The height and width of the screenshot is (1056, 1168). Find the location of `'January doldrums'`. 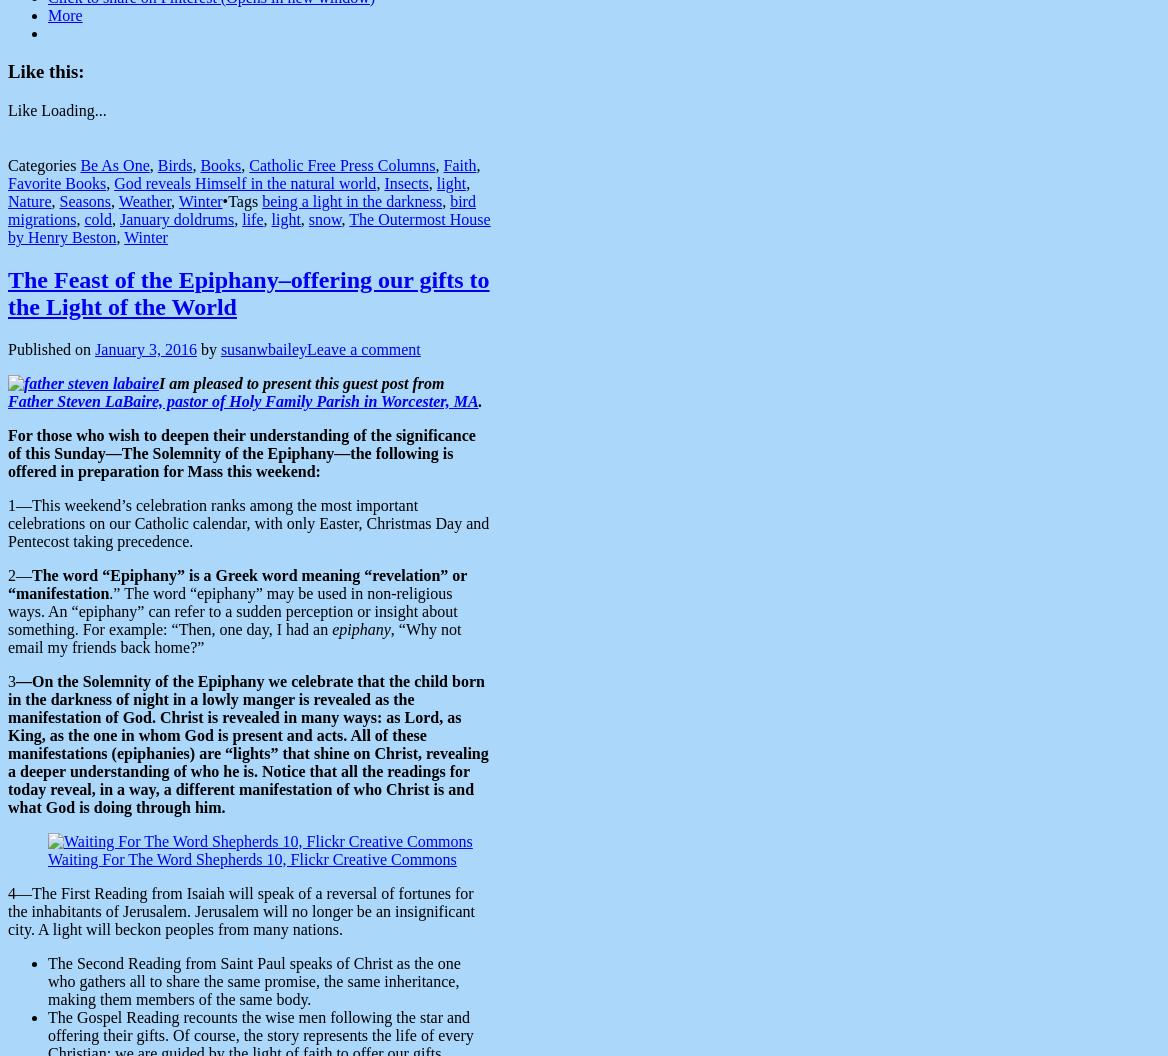

'January doldrums' is located at coordinates (176, 218).